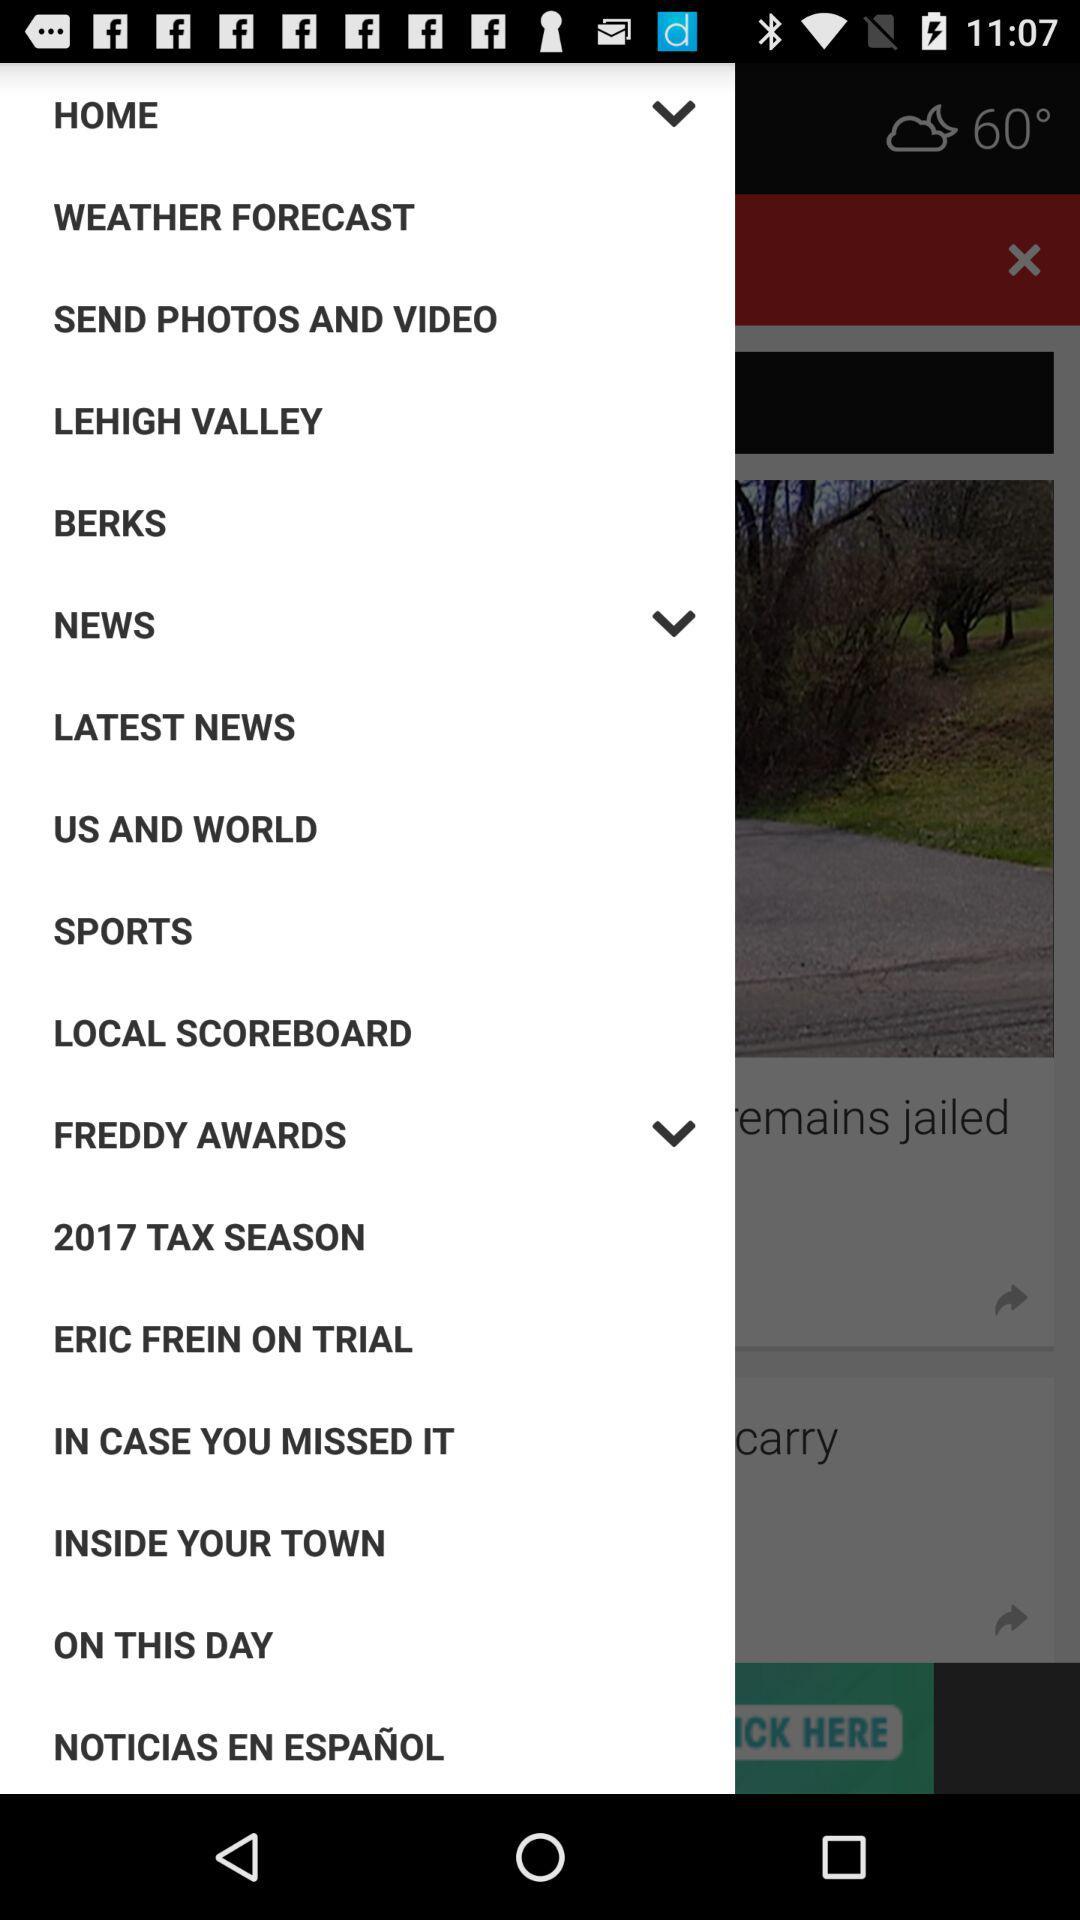 This screenshot has height=1920, width=1080. Describe the element at coordinates (374, 216) in the screenshot. I see `the button below home` at that location.